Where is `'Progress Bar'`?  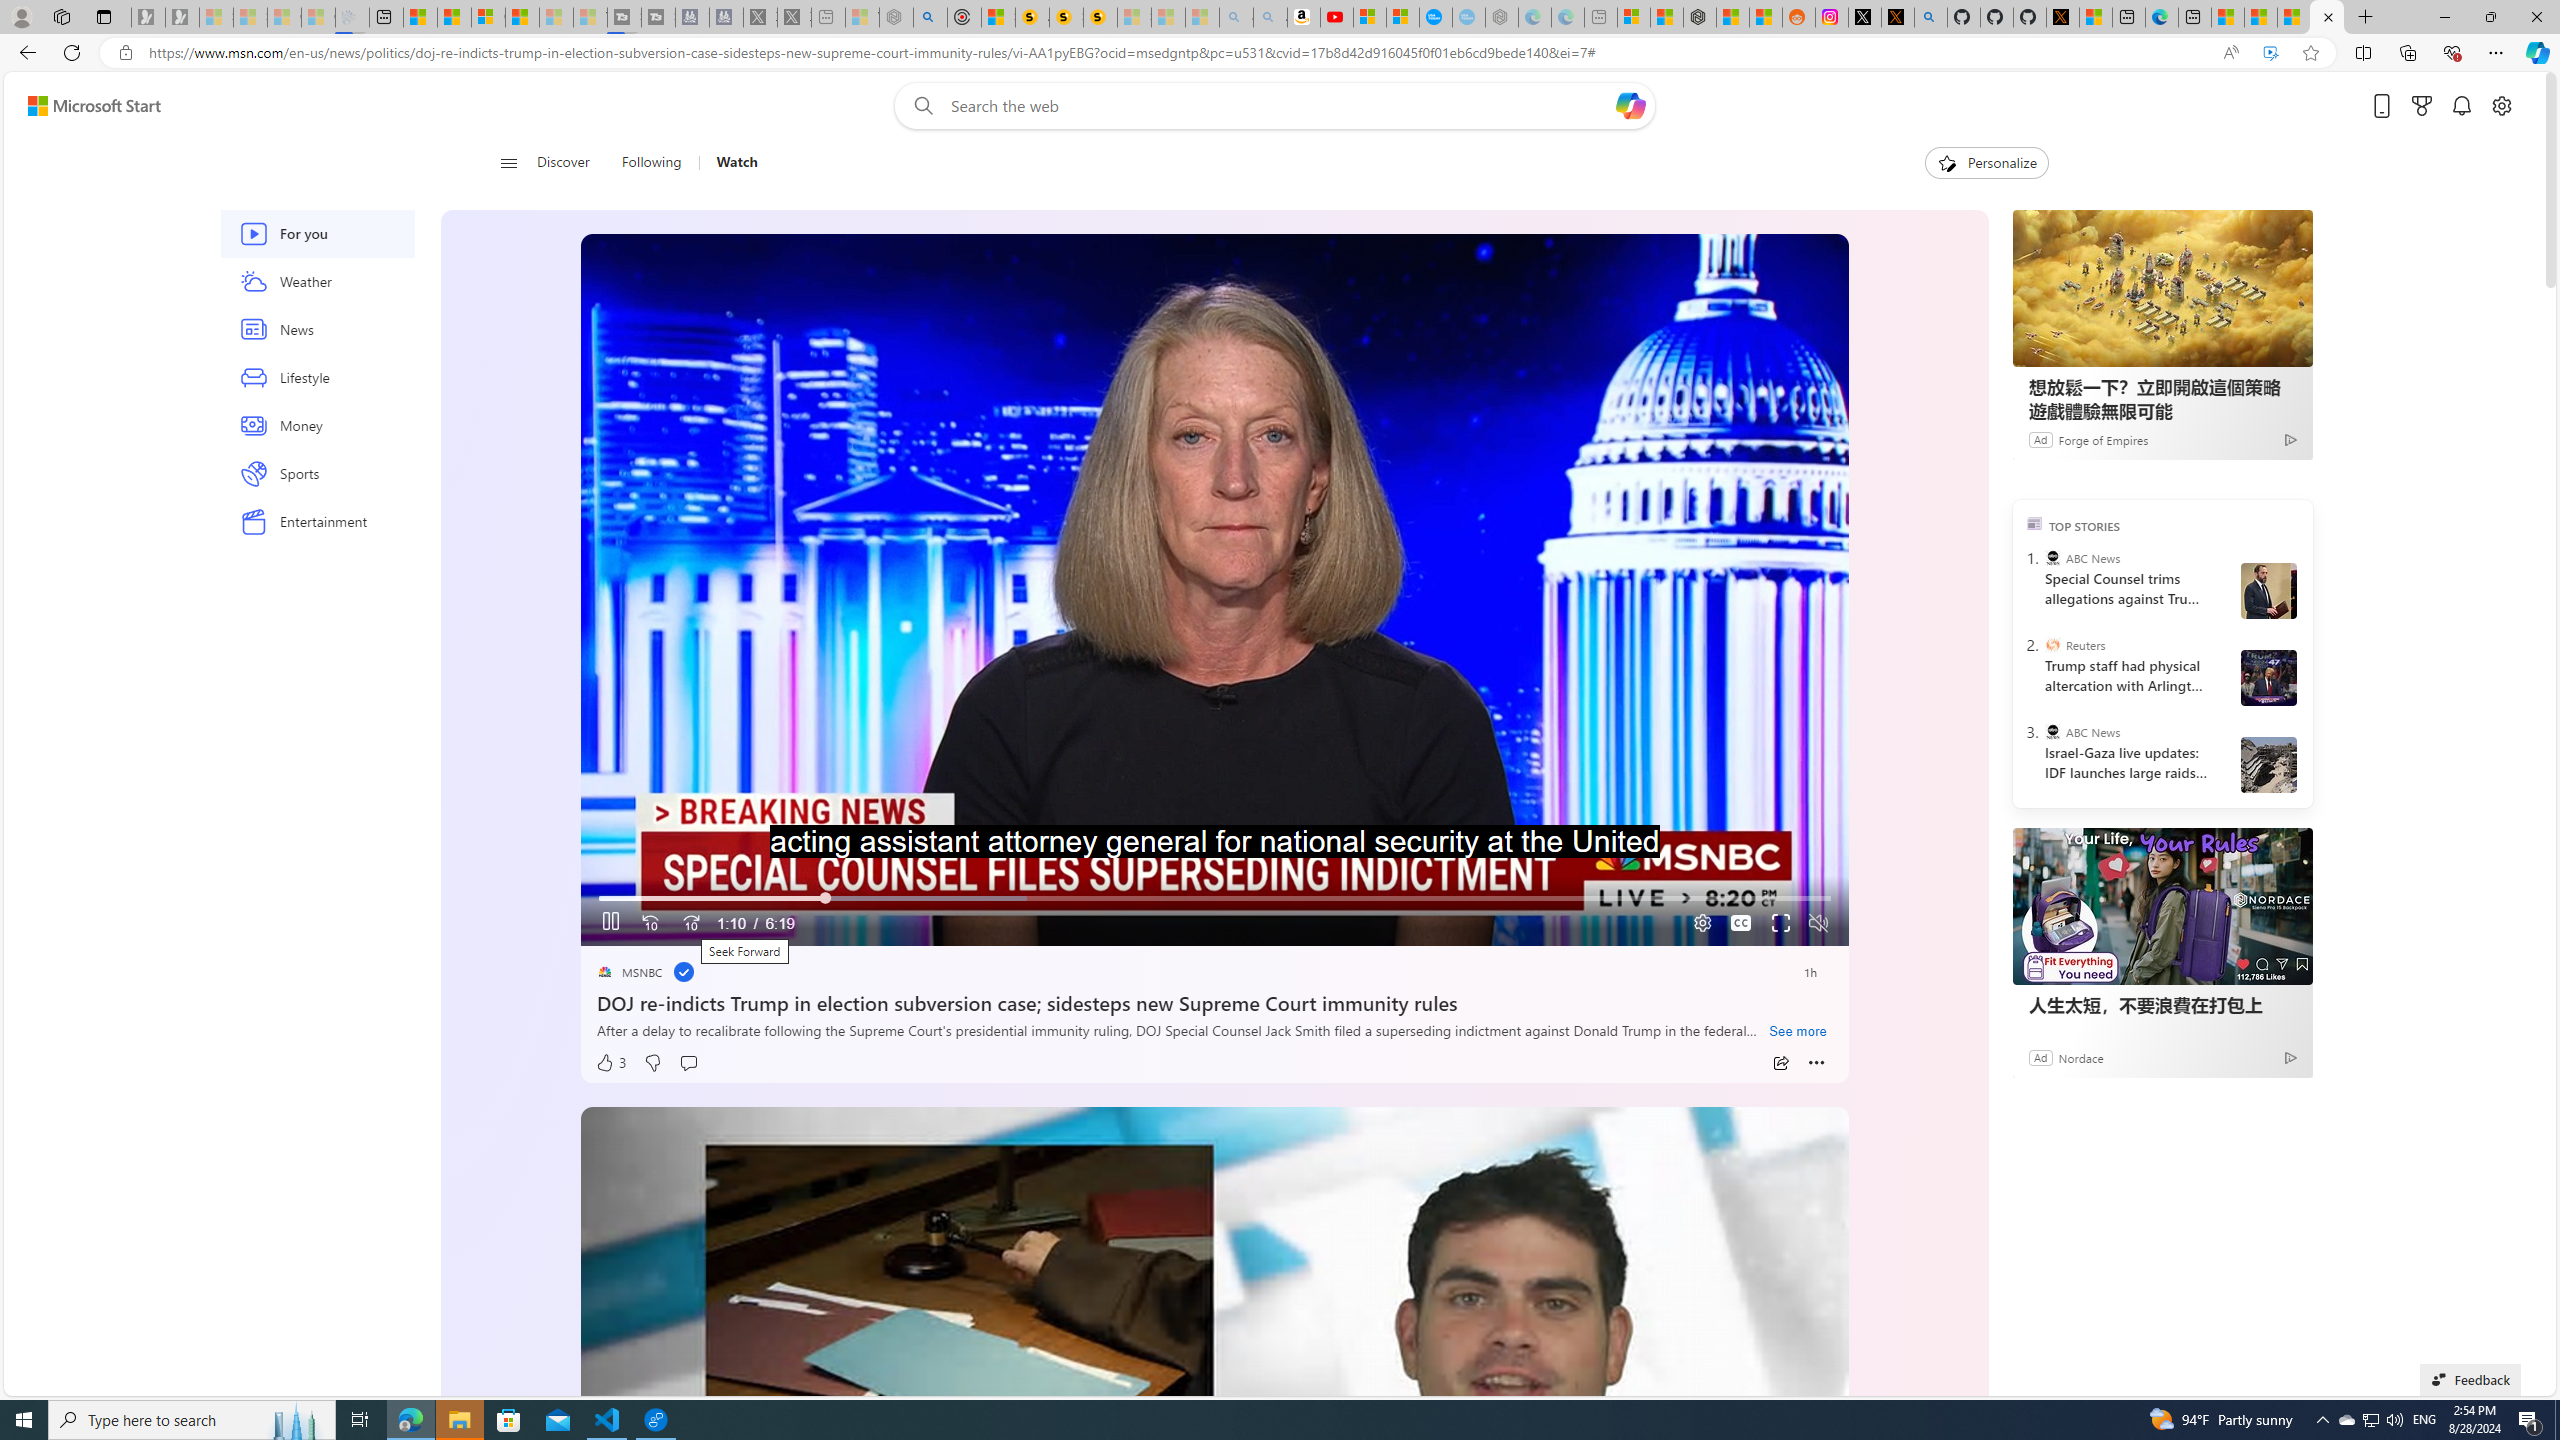 'Progress Bar' is located at coordinates (1214, 897).